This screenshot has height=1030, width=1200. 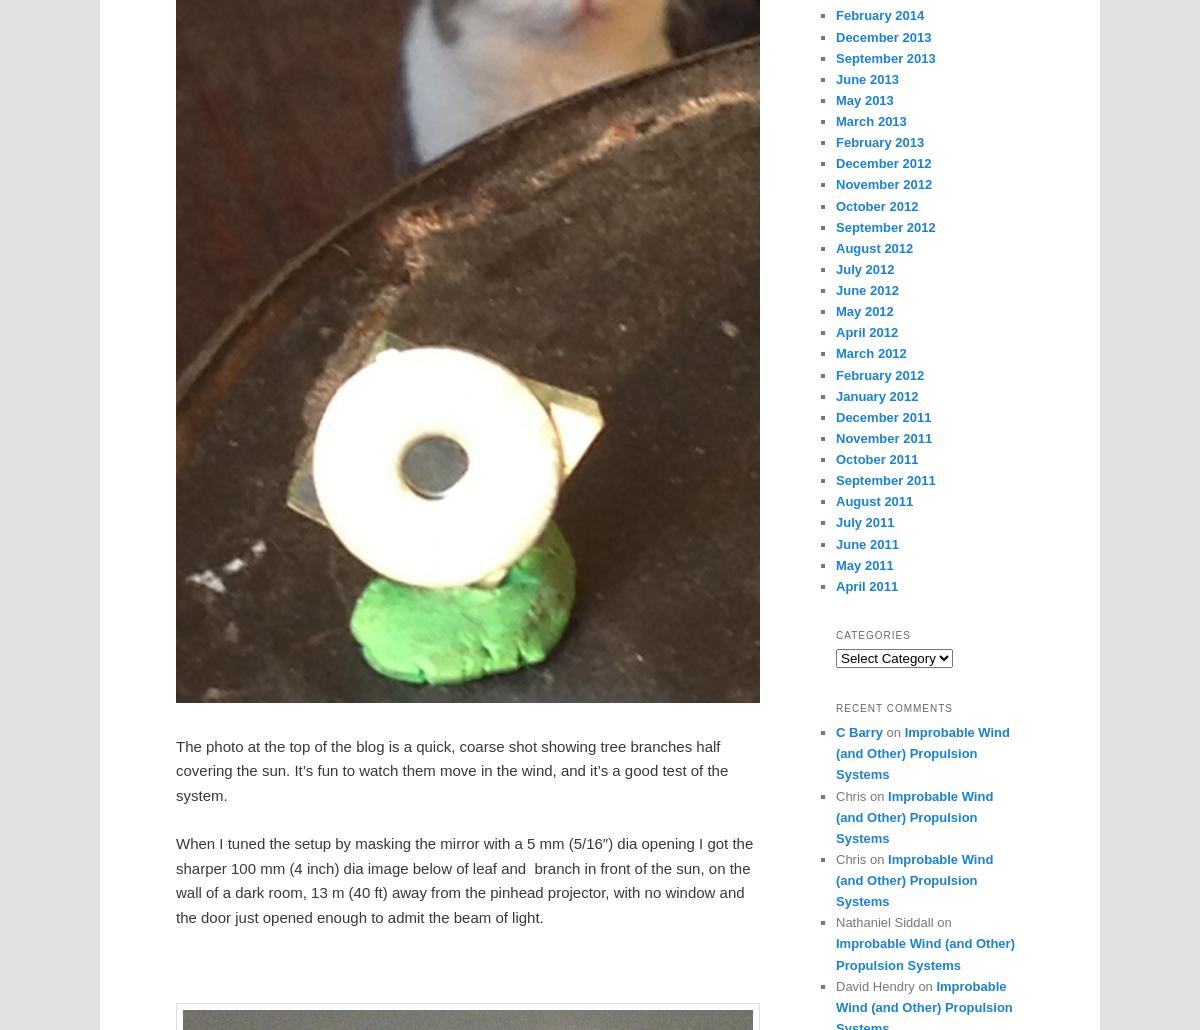 What do you see at coordinates (835, 310) in the screenshot?
I see `'May 2012'` at bounding box center [835, 310].